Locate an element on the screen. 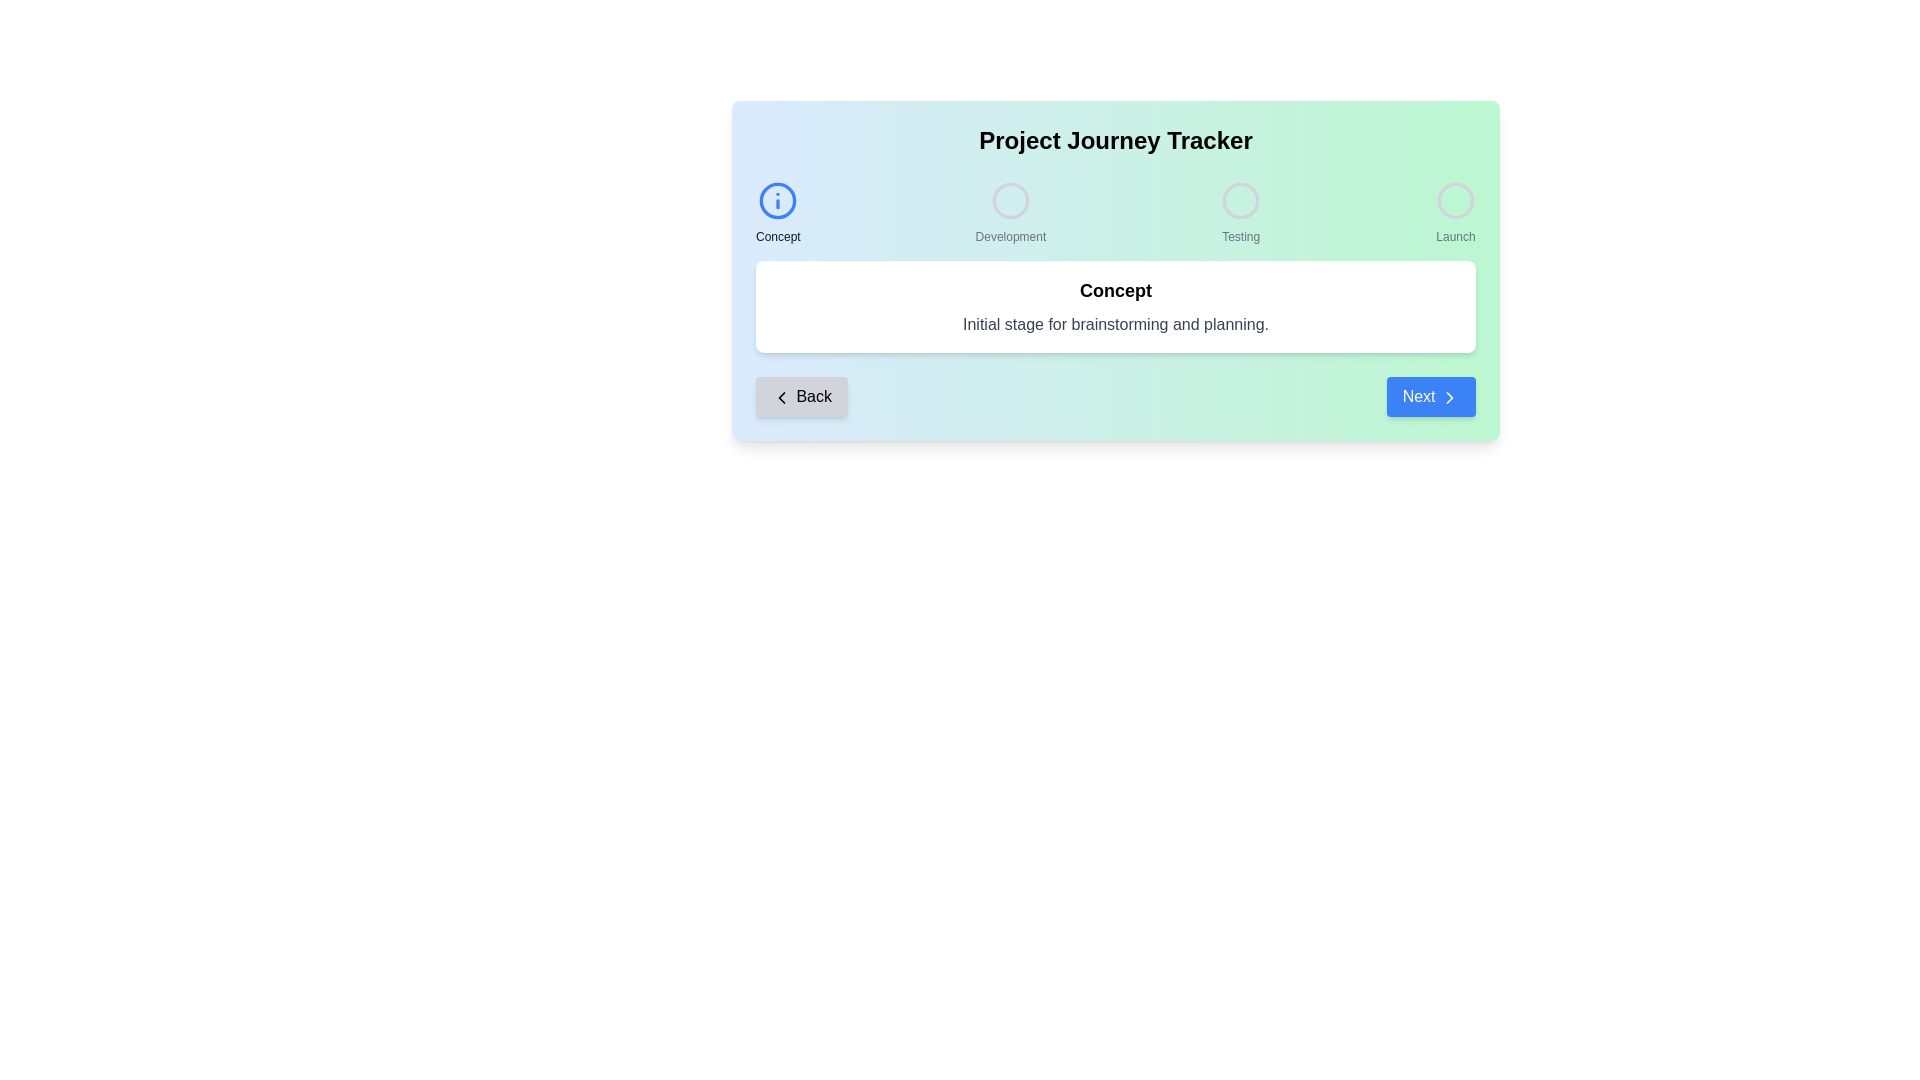 The height and width of the screenshot is (1080, 1920). the 'Back' button, which has a grey background, rounded corners, and contains the text 'Back' with a leftward-facing chevron icon, located at the bottom-left corner of the main card component is located at coordinates (801, 397).